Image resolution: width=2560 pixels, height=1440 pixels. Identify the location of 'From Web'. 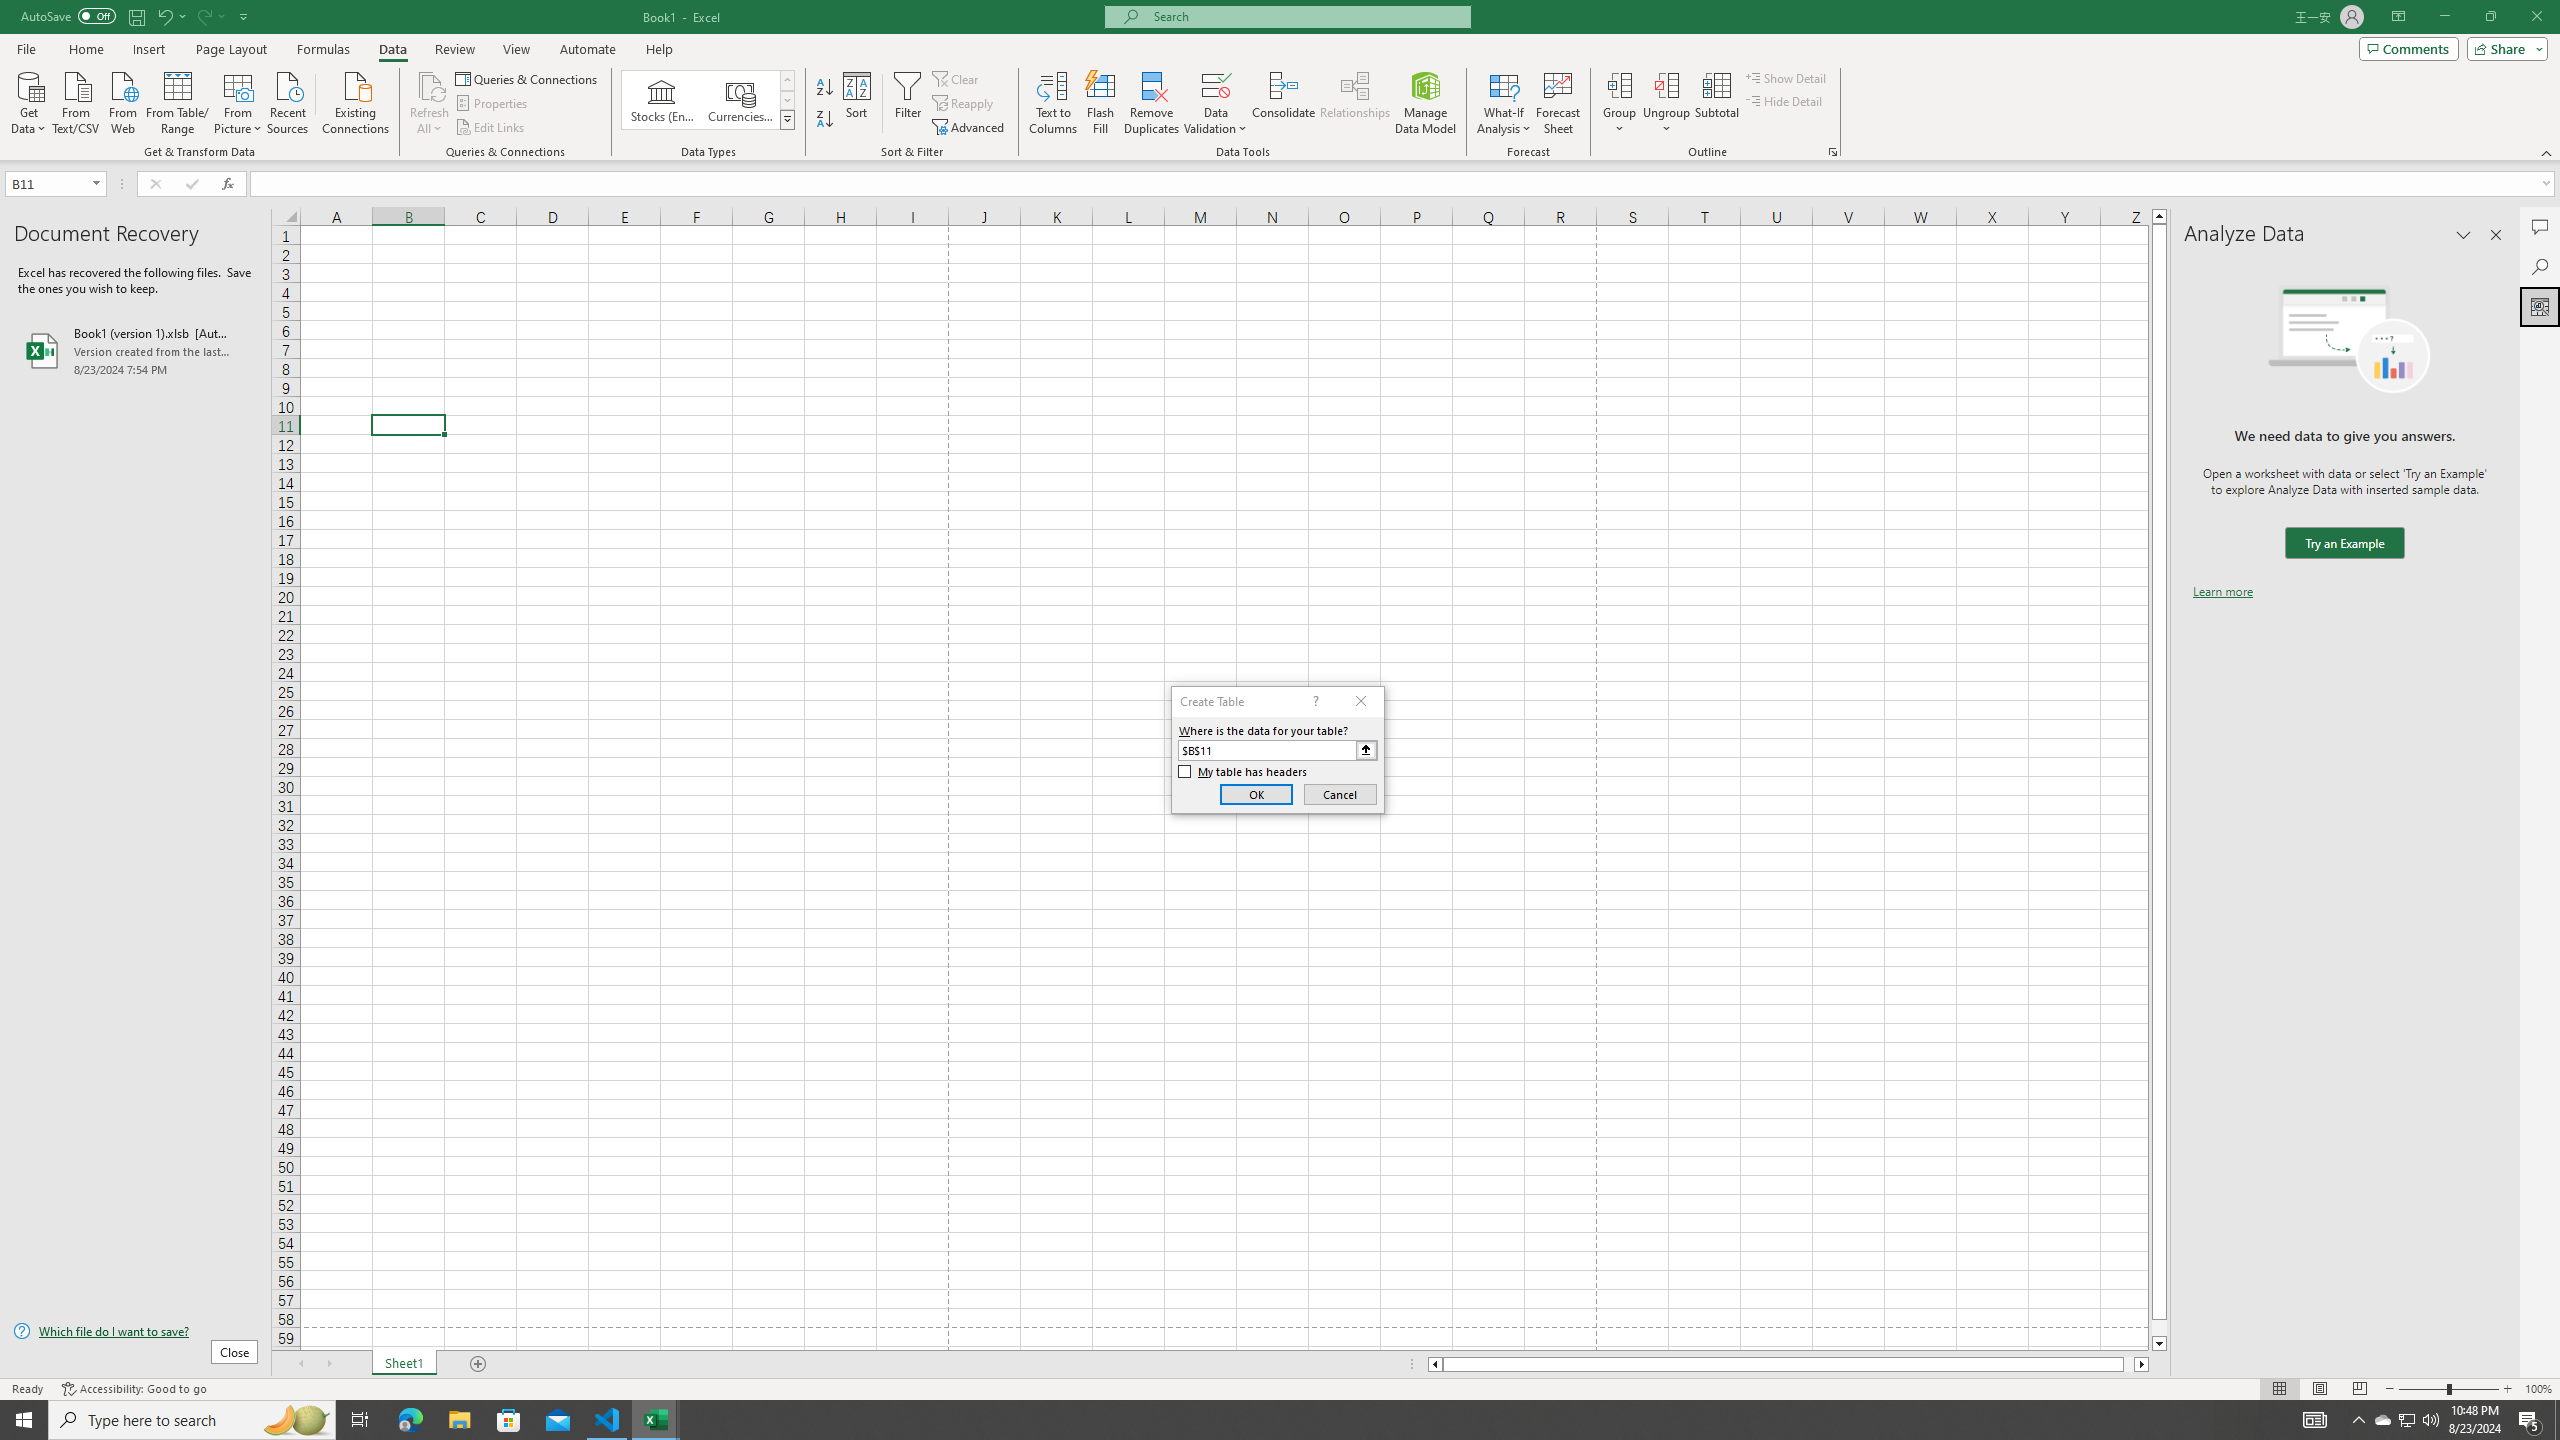
(122, 100).